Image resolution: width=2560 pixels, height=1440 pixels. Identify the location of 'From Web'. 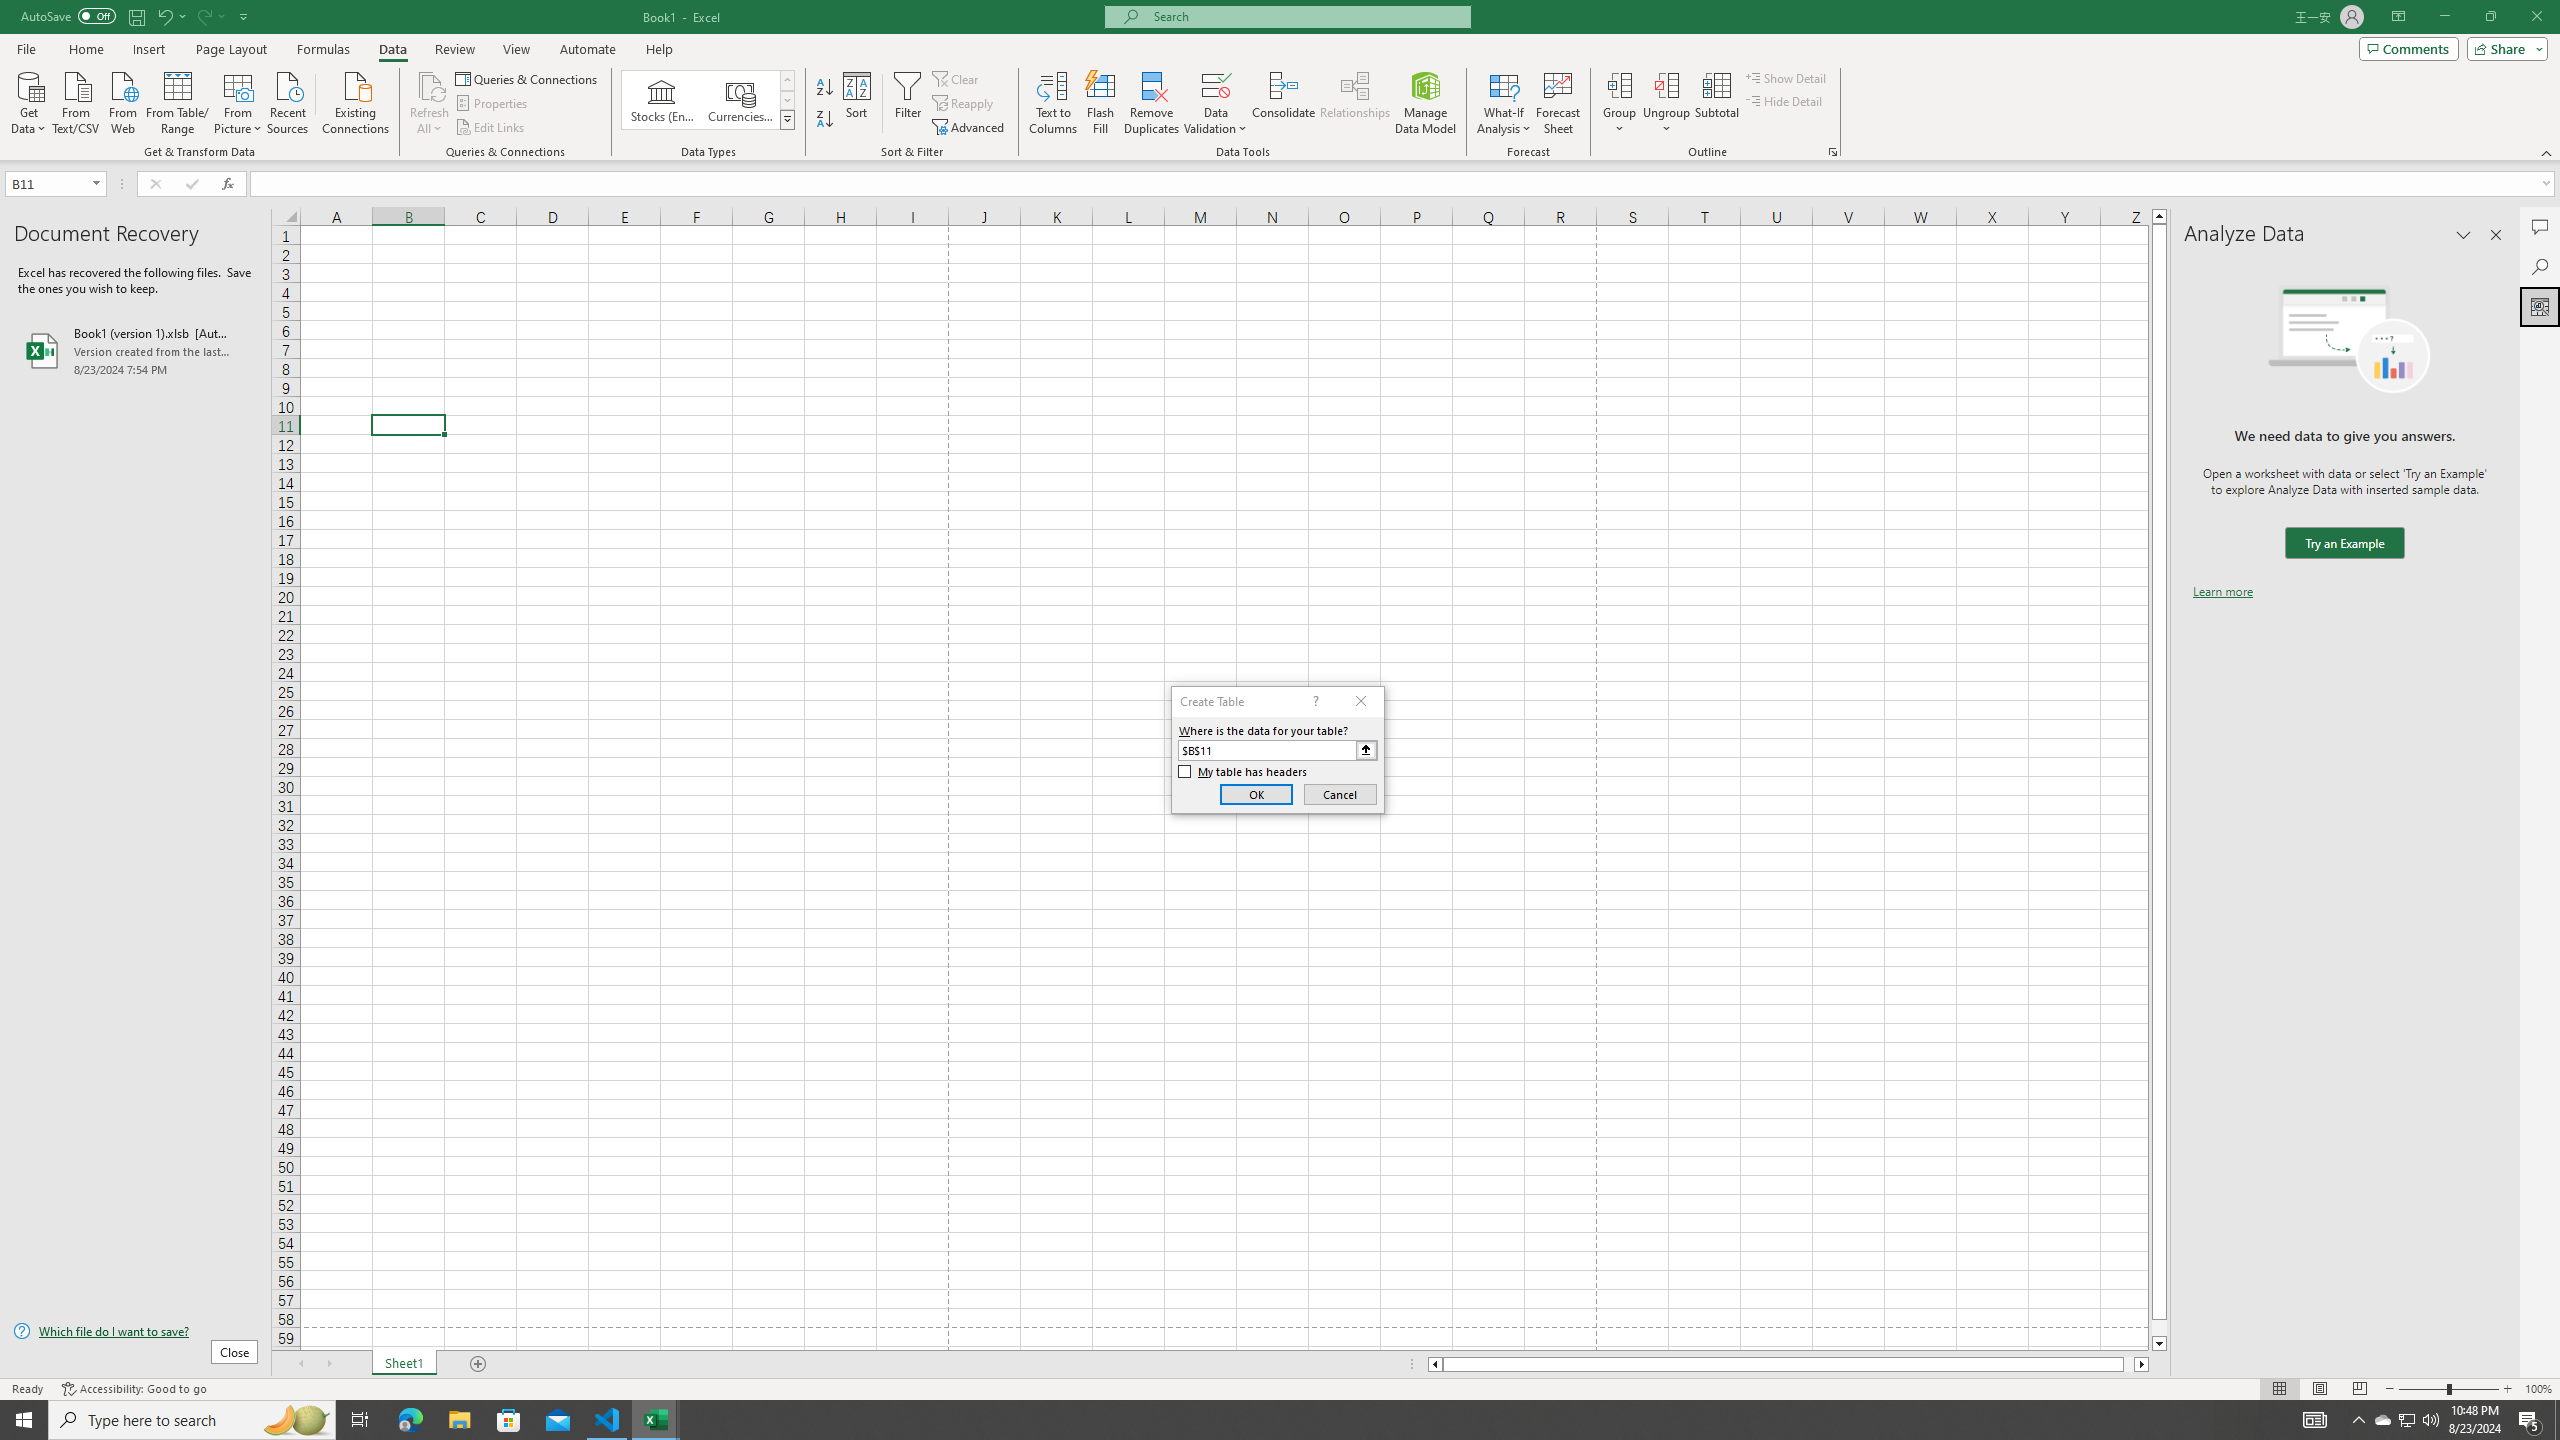
(122, 100).